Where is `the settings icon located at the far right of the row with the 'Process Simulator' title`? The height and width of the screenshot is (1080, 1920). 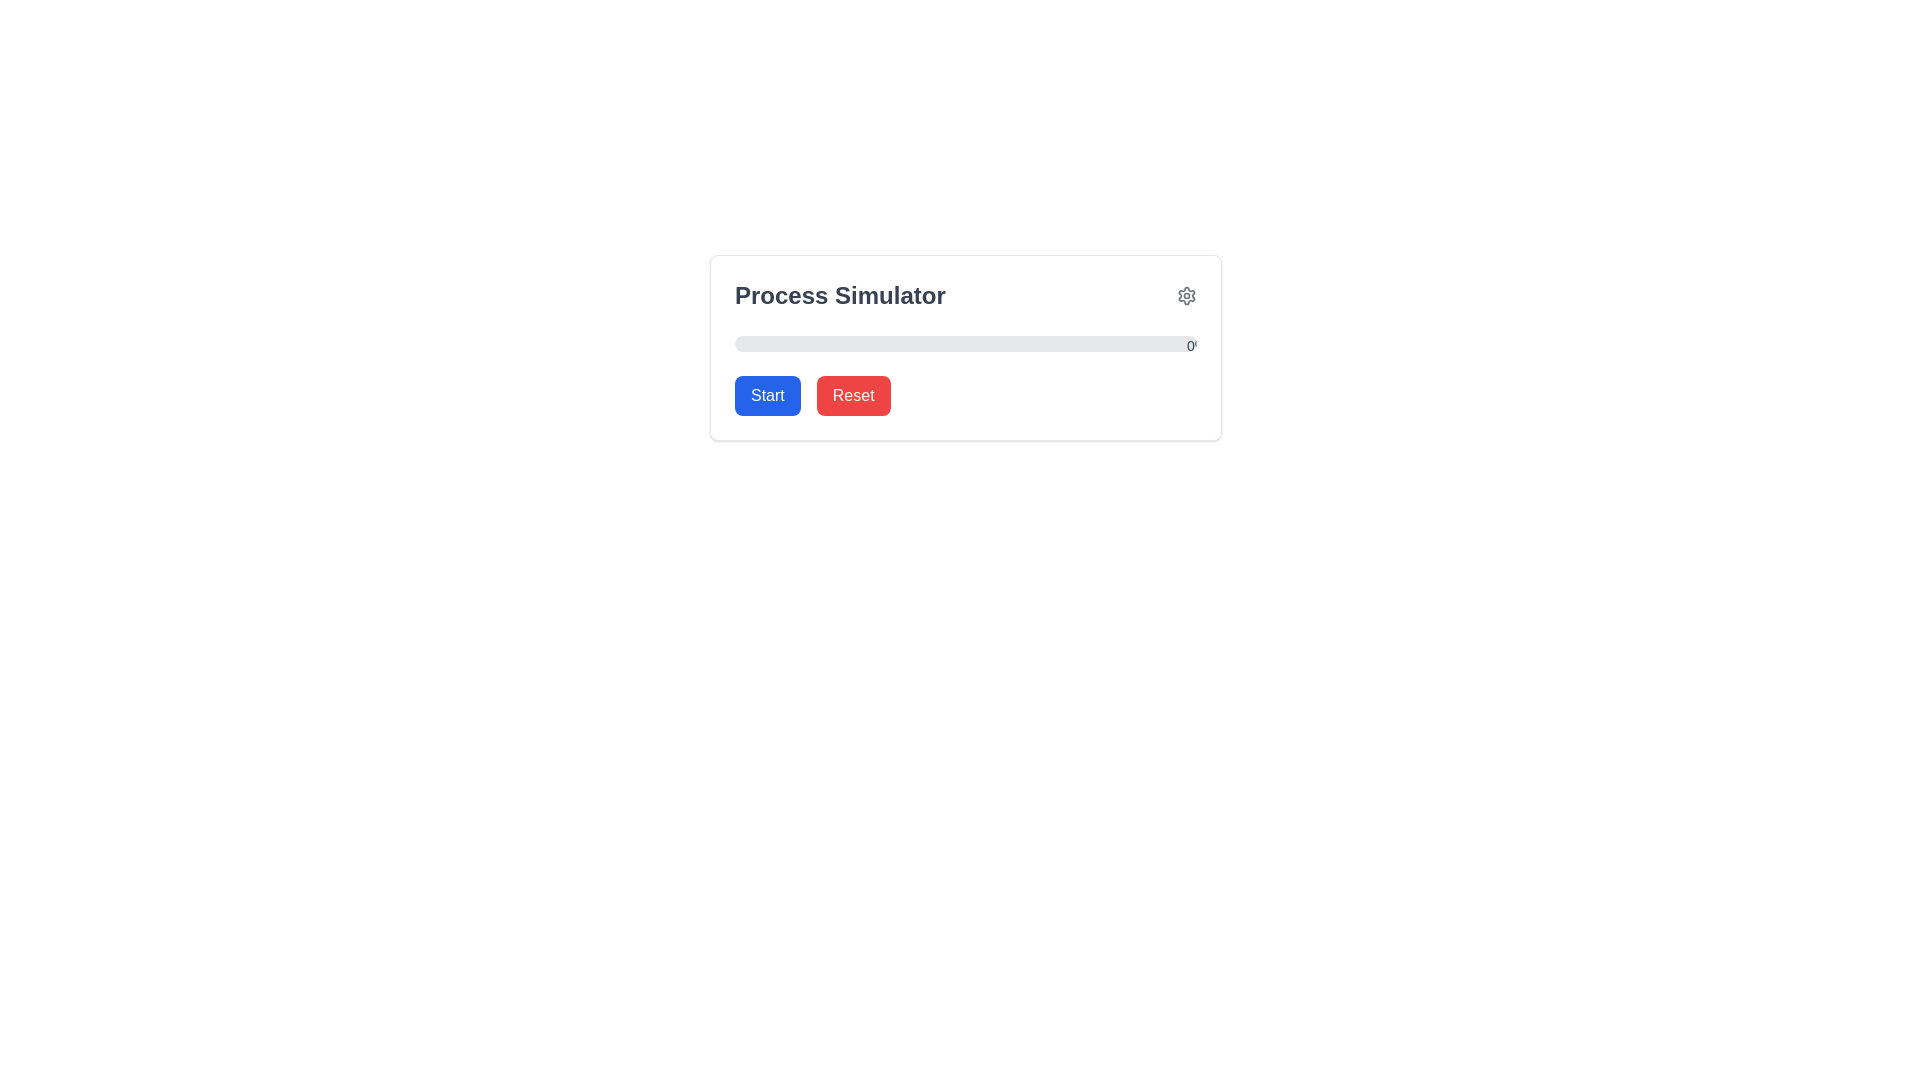 the settings icon located at the far right of the row with the 'Process Simulator' title is located at coordinates (1186, 296).